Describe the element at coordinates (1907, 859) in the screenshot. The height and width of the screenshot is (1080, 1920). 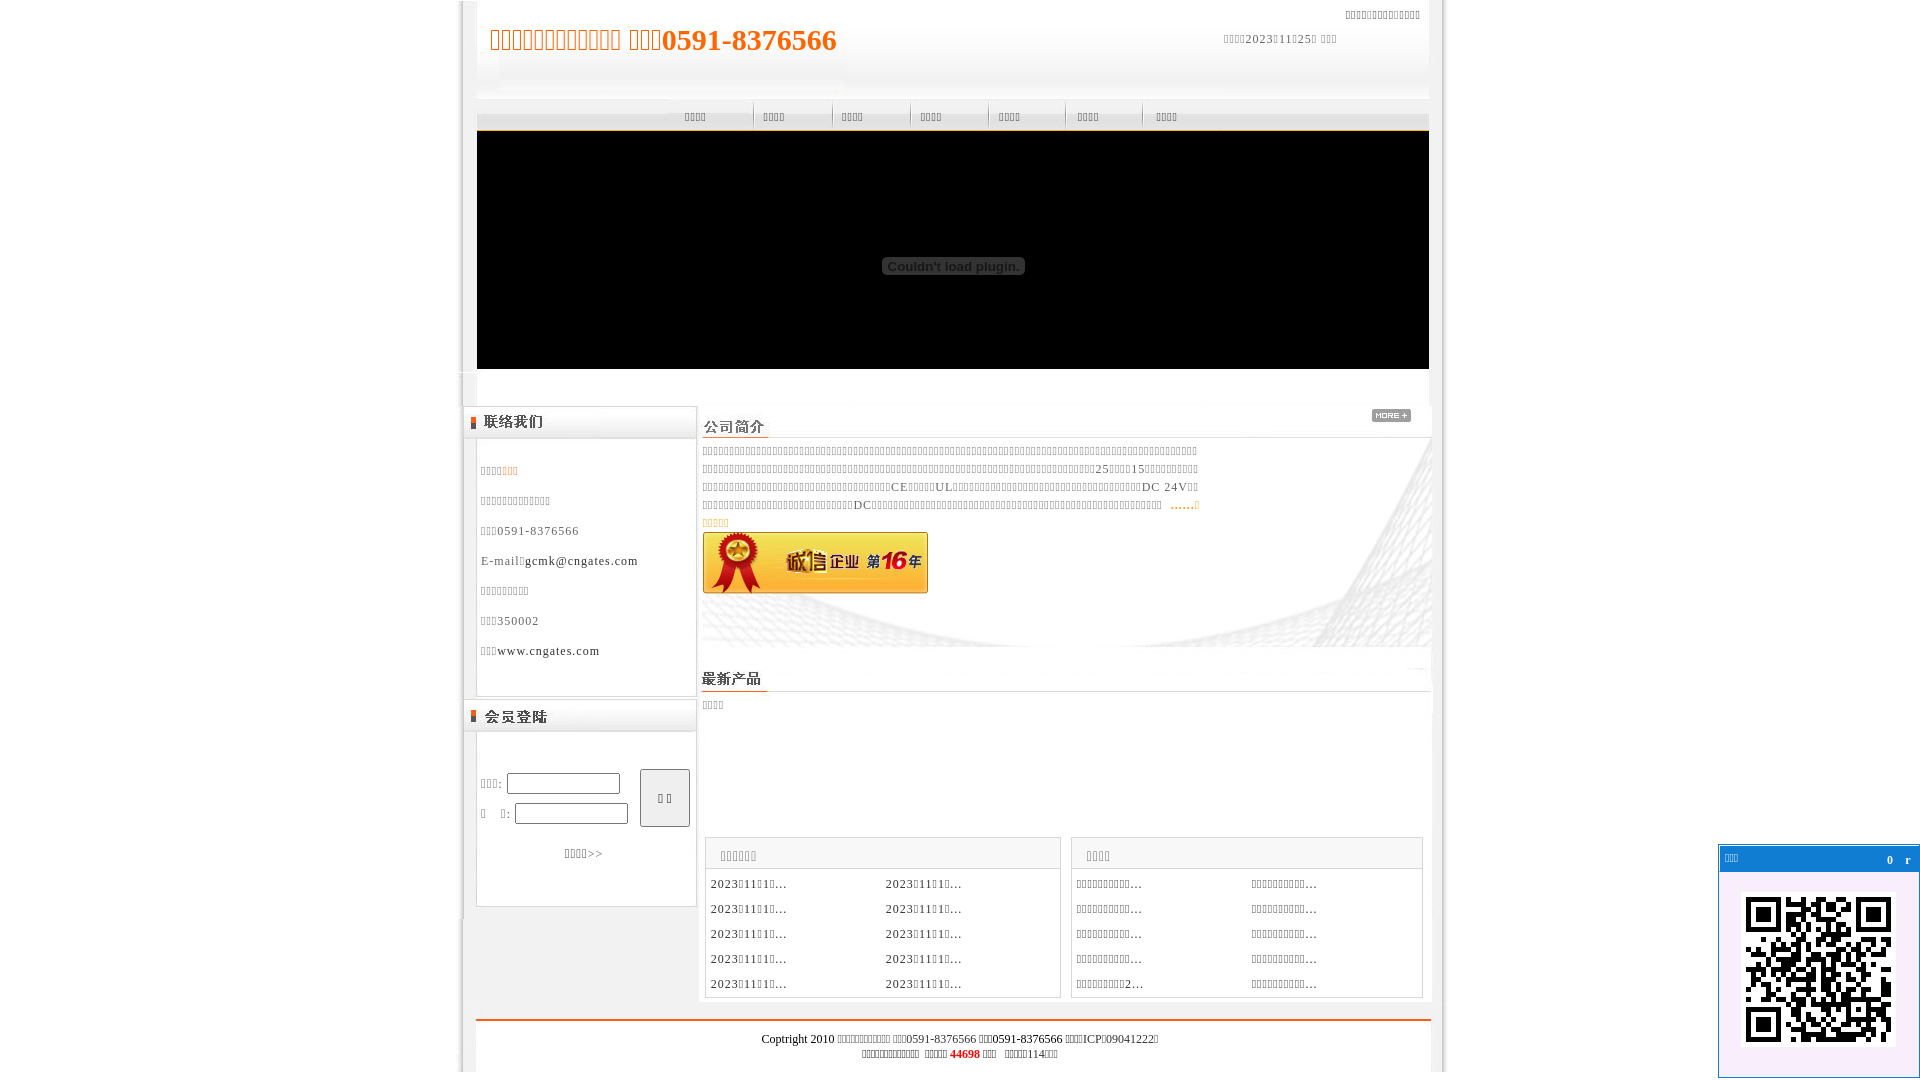
I see `'r'` at that location.